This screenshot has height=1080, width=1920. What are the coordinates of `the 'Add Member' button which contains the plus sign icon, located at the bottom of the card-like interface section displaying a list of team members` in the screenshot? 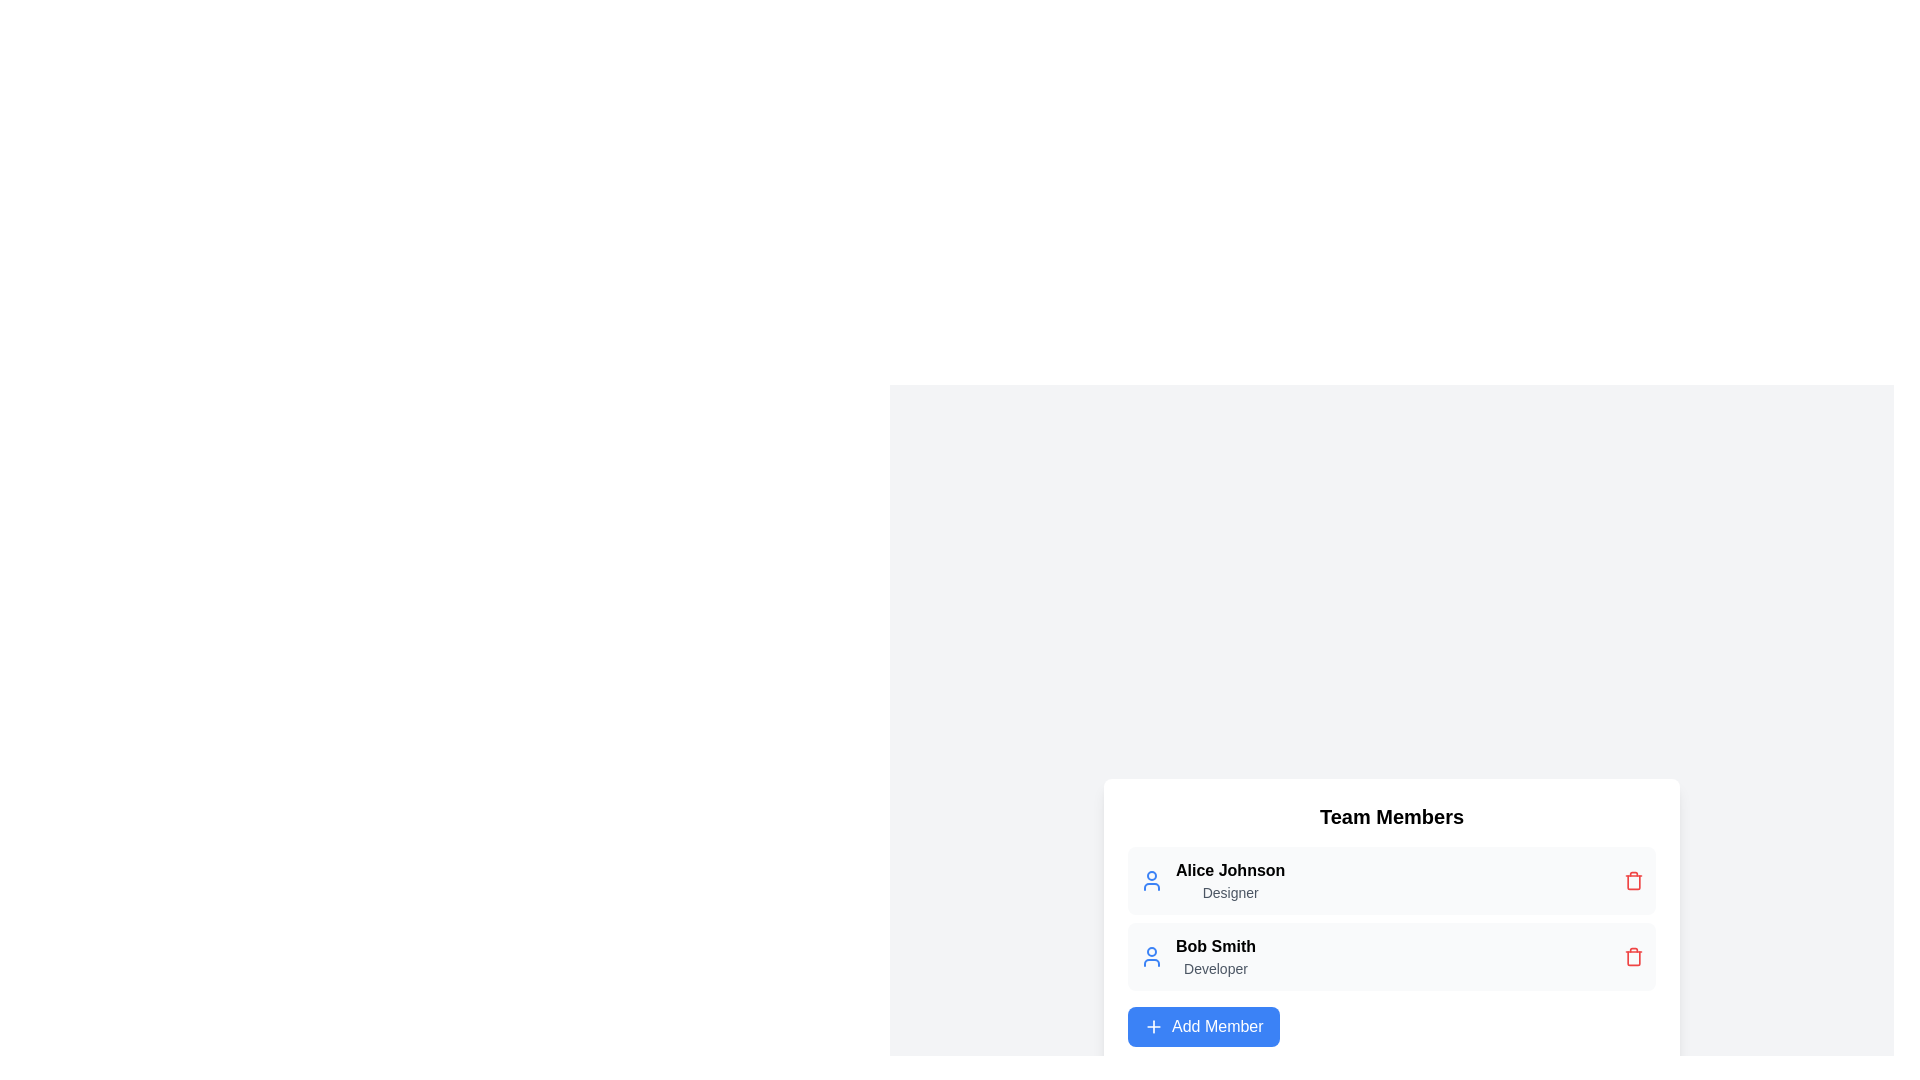 It's located at (1153, 1026).